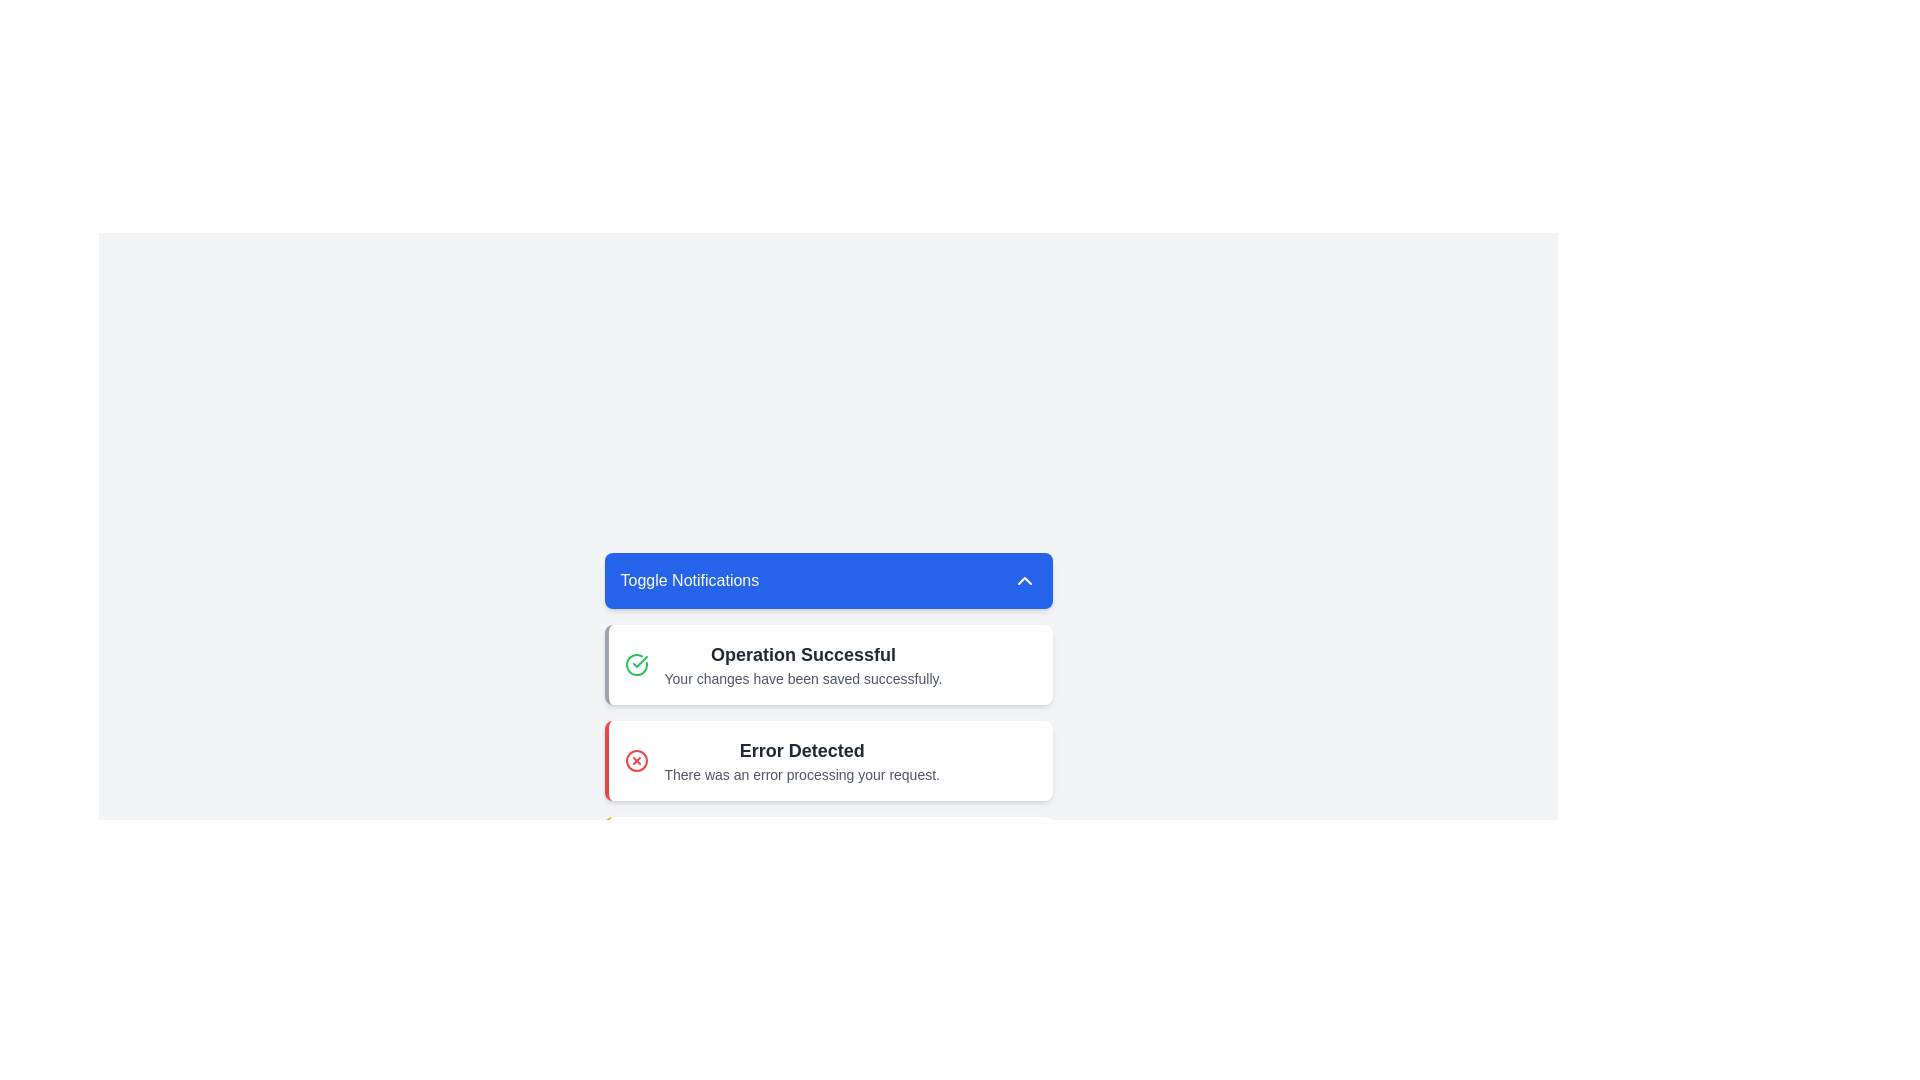  Describe the element at coordinates (828, 760) in the screenshot. I see `the 'Error Detected' notification box visually by clicking on it` at that location.